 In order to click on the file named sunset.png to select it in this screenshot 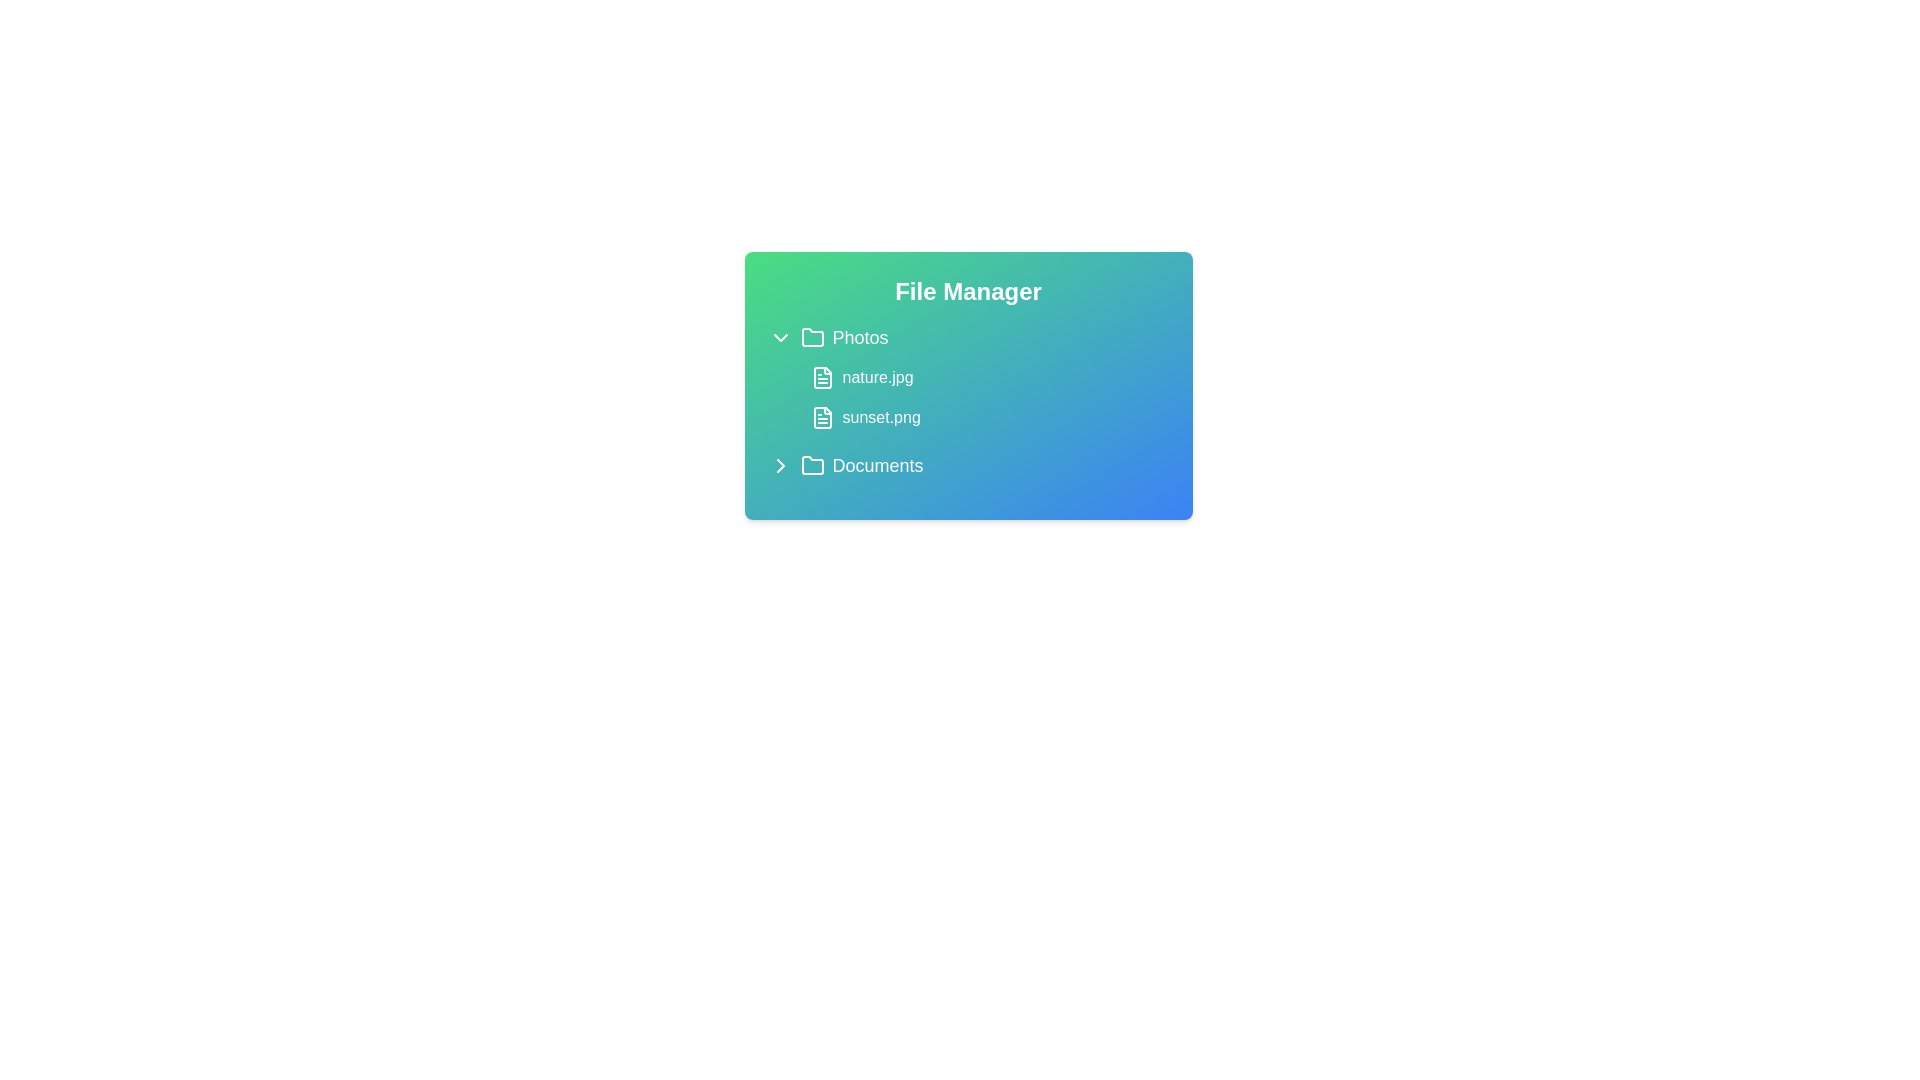, I will do `click(984, 416)`.